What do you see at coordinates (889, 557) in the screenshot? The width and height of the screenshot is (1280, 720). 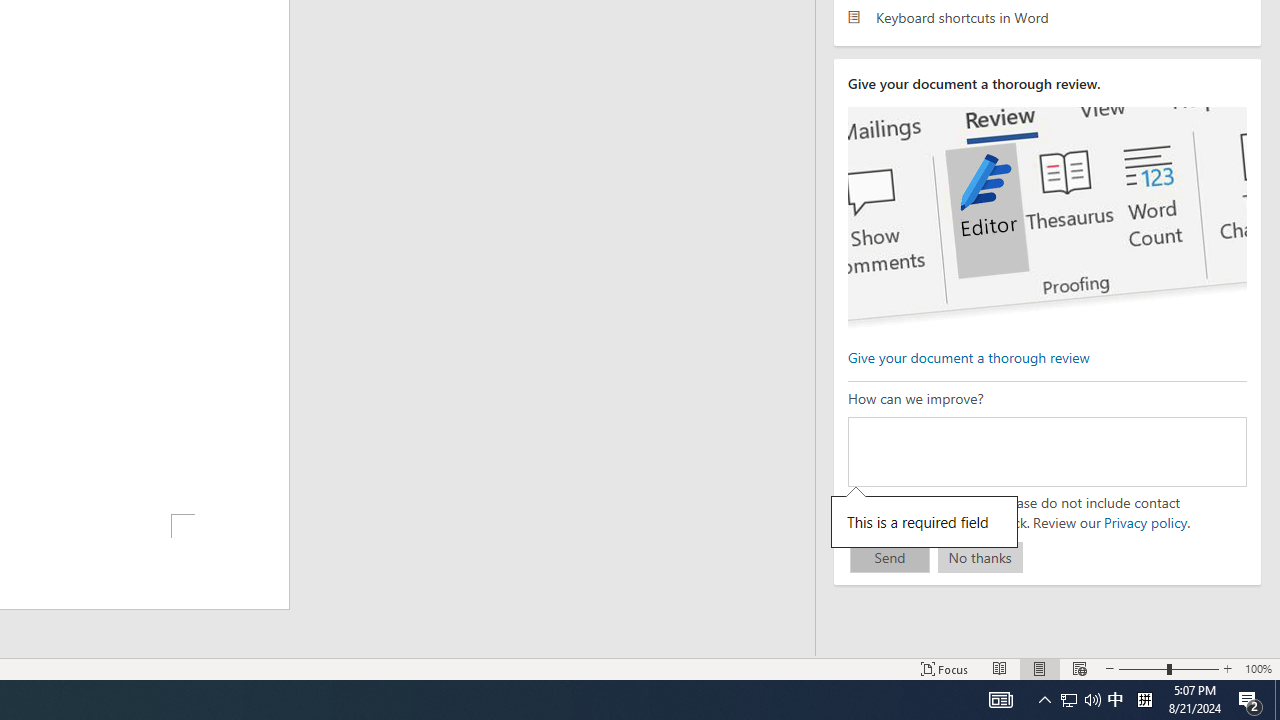 I see `'Send'` at bounding box center [889, 557].